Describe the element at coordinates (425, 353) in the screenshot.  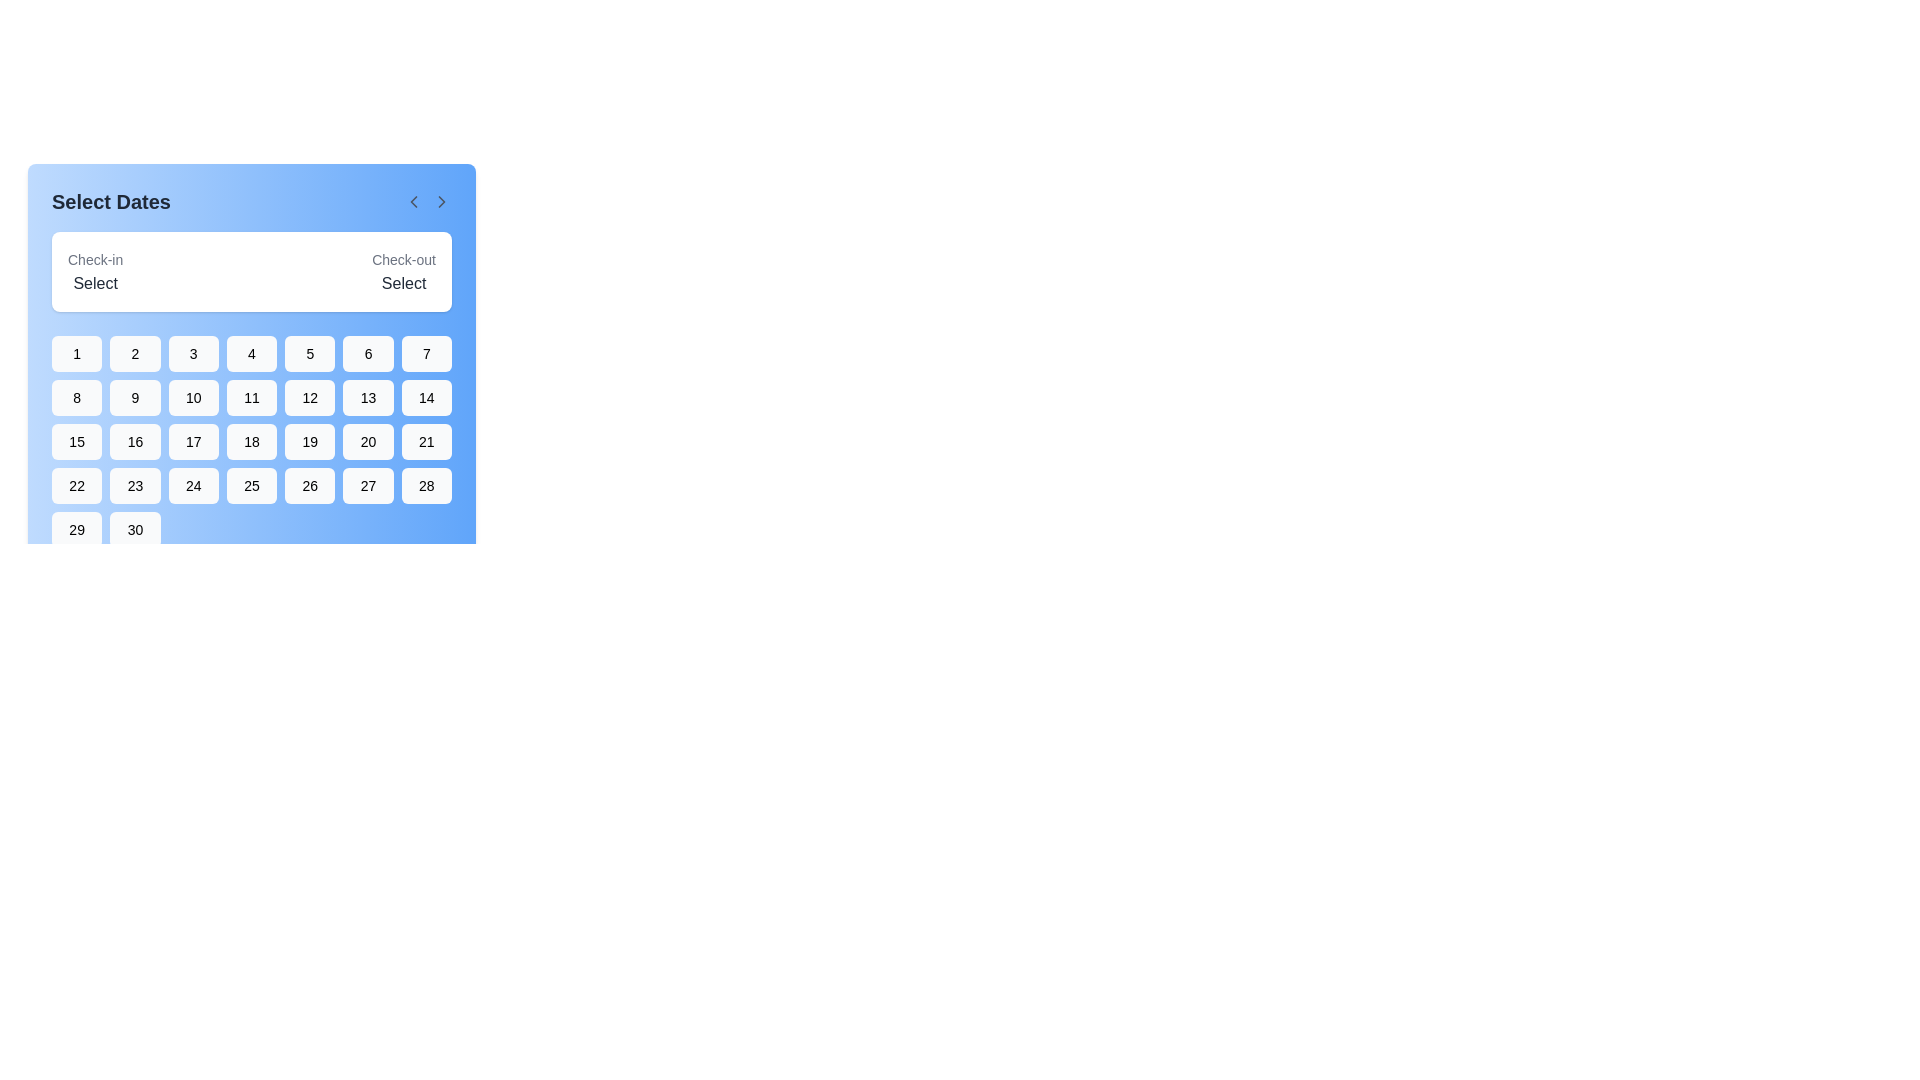
I see `the button representing the selectable date '7' in the top right of the grid` at that location.